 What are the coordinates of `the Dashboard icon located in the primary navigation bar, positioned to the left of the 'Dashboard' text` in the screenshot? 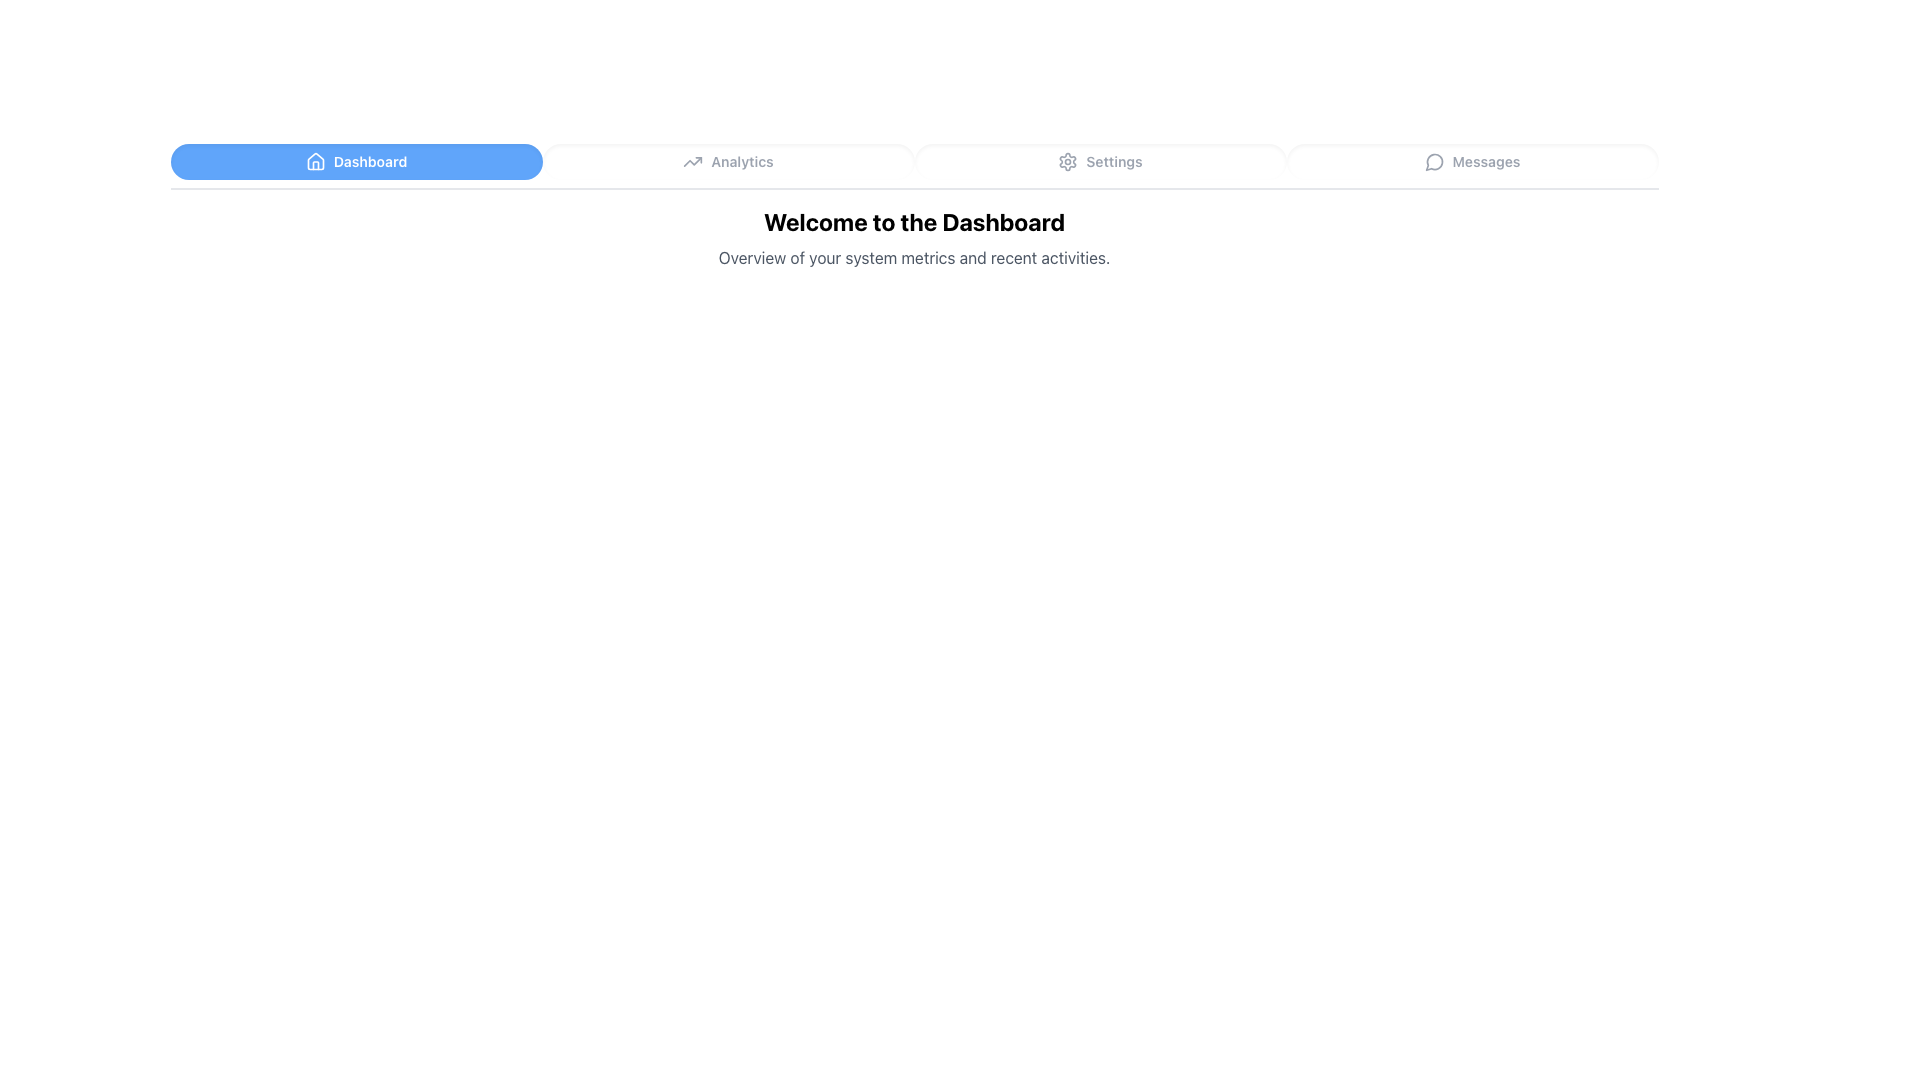 It's located at (314, 161).